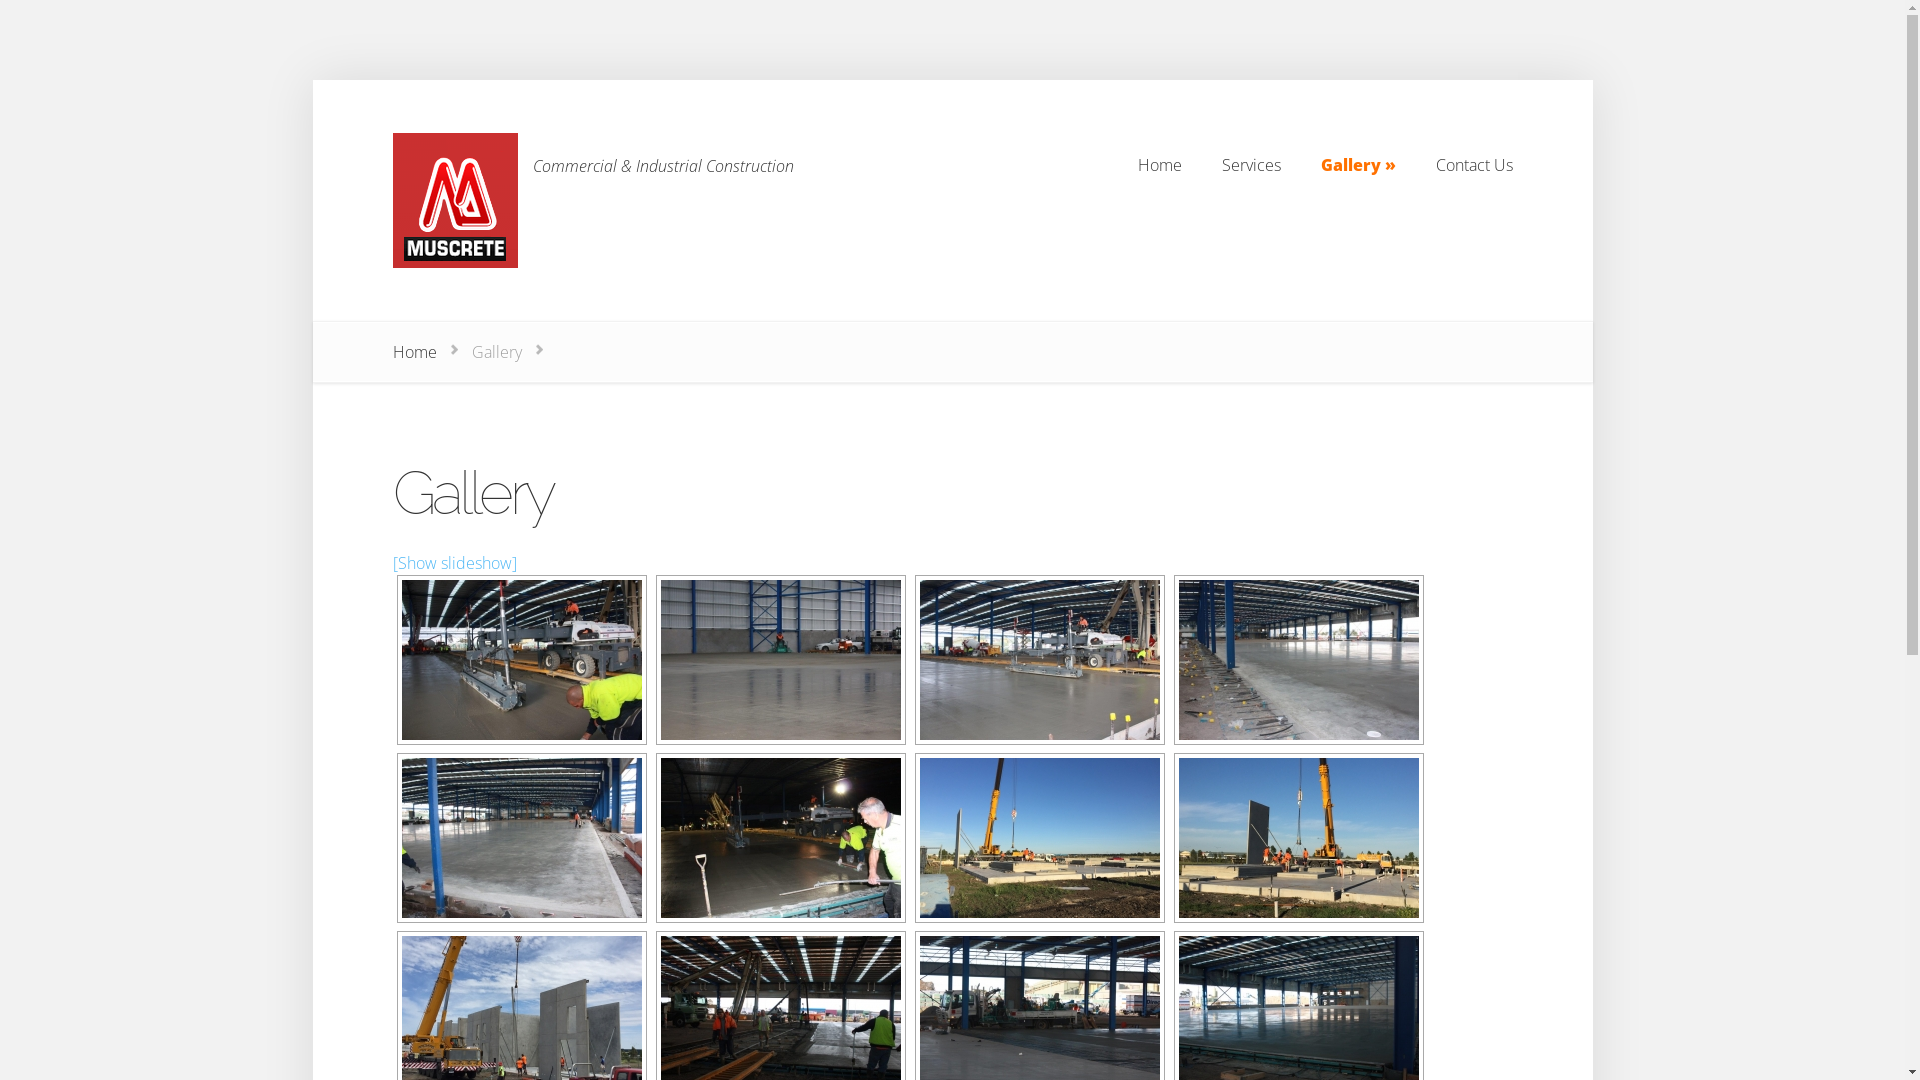 Image resolution: width=1920 pixels, height=1080 pixels. What do you see at coordinates (780, 659) in the screenshot?
I see `'Muscrete Jobs 043'` at bounding box center [780, 659].